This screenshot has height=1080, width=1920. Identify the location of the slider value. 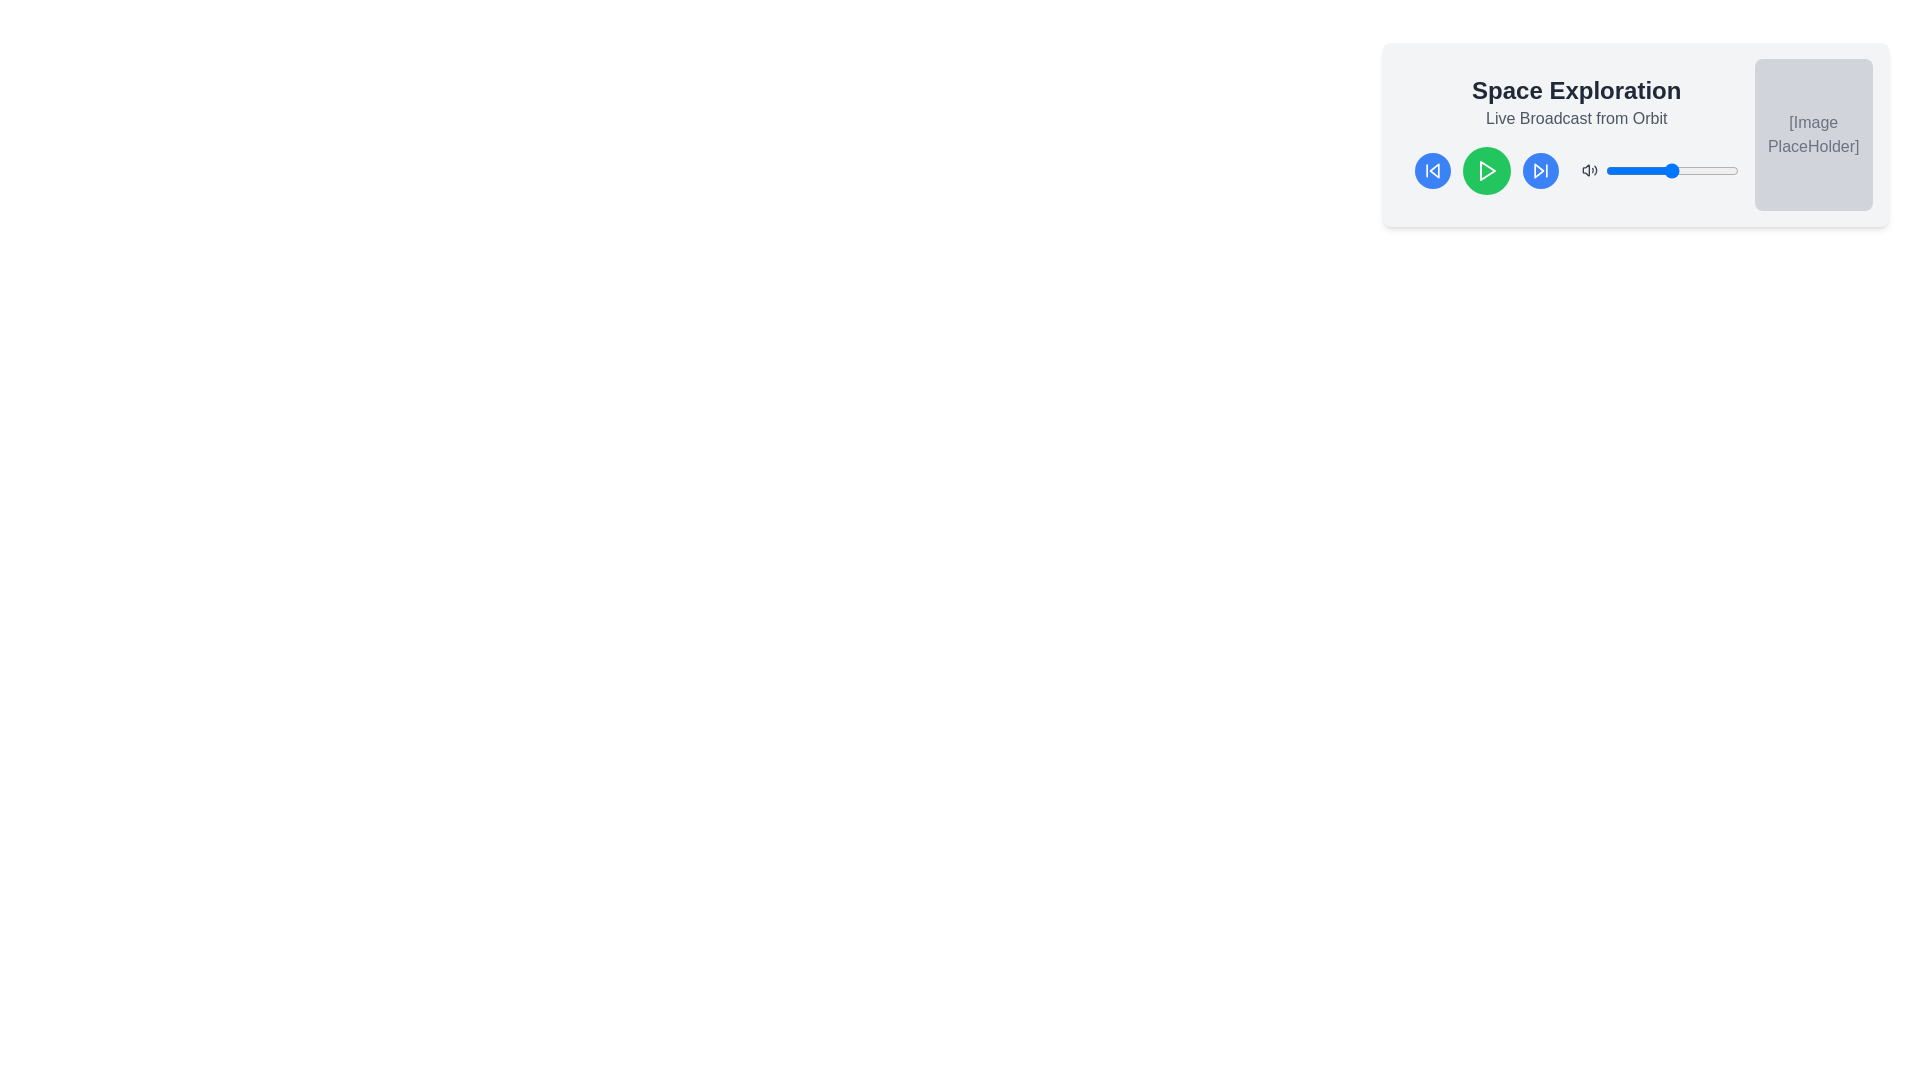
(1680, 169).